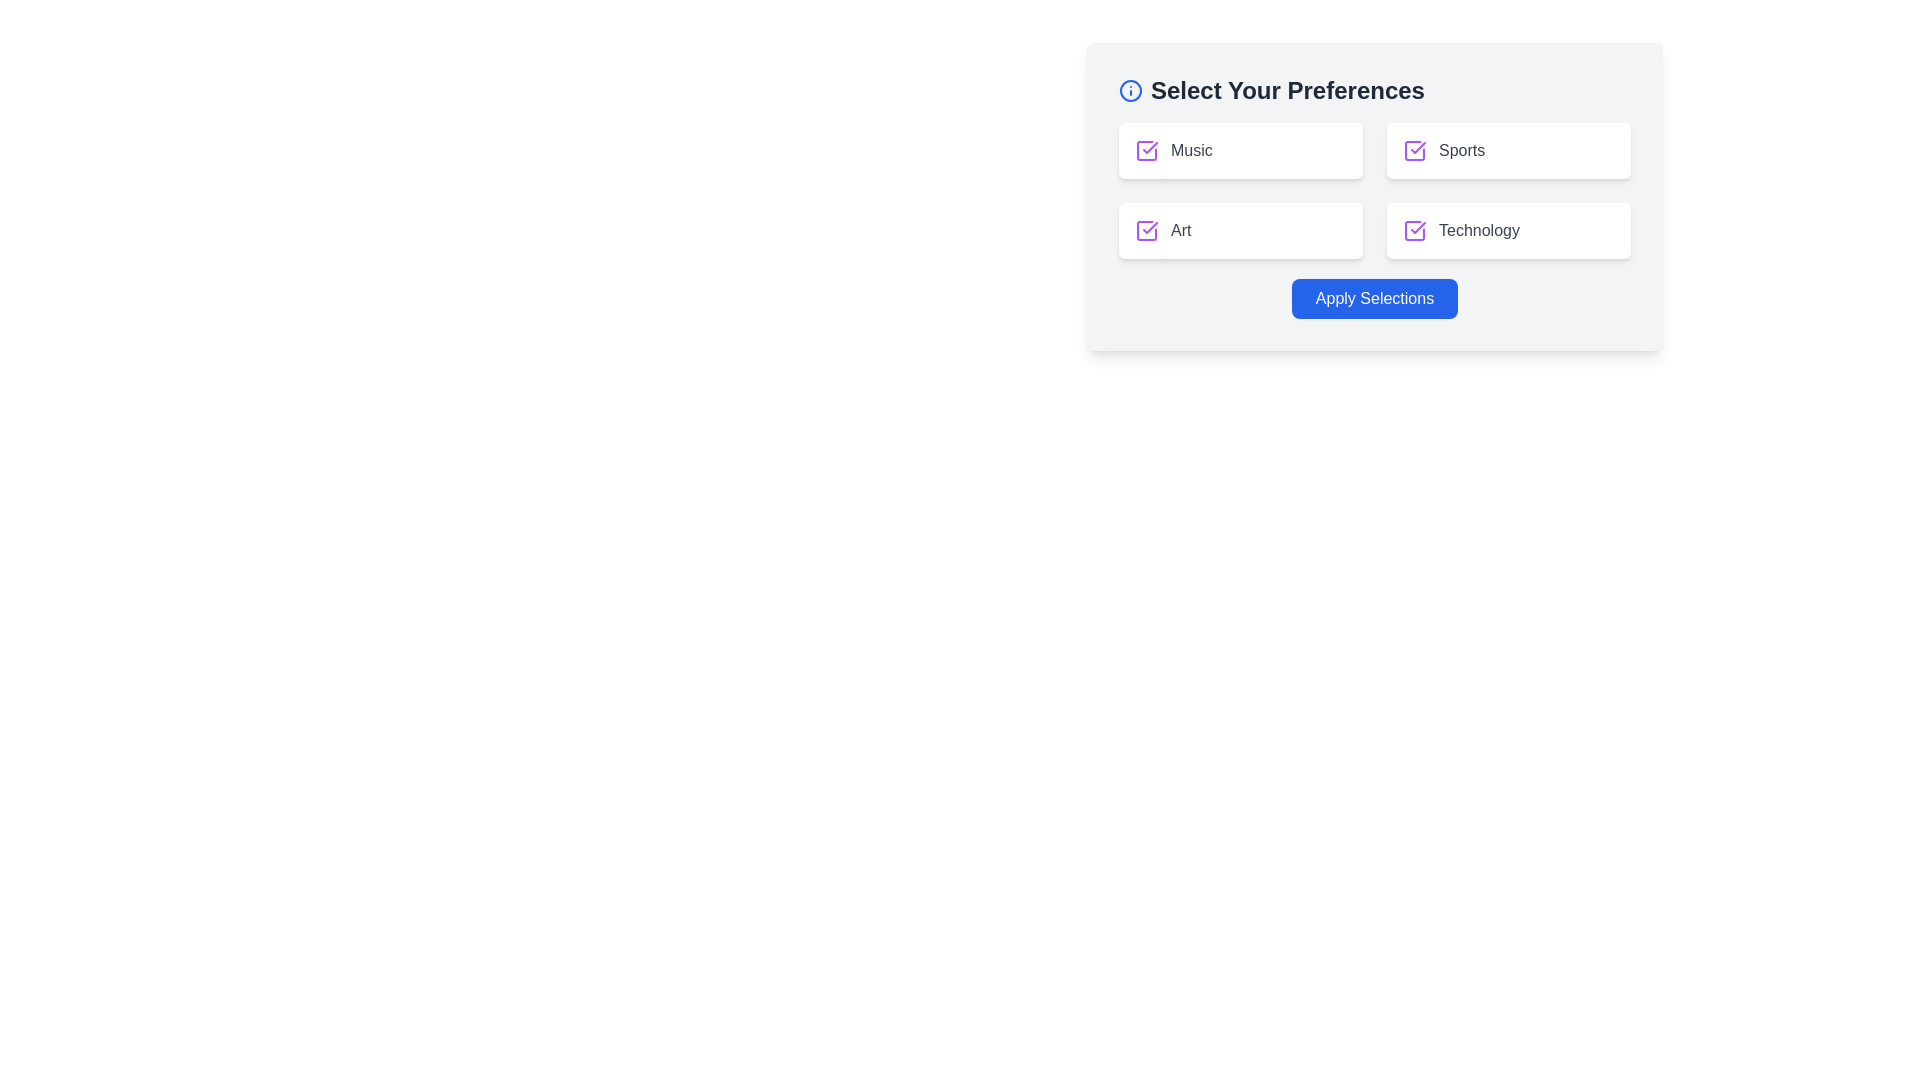 The width and height of the screenshot is (1920, 1080). Describe the element at coordinates (1508, 149) in the screenshot. I see `the checkbox labeled 'Sports' with a purple outline to select or interact further` at that location.